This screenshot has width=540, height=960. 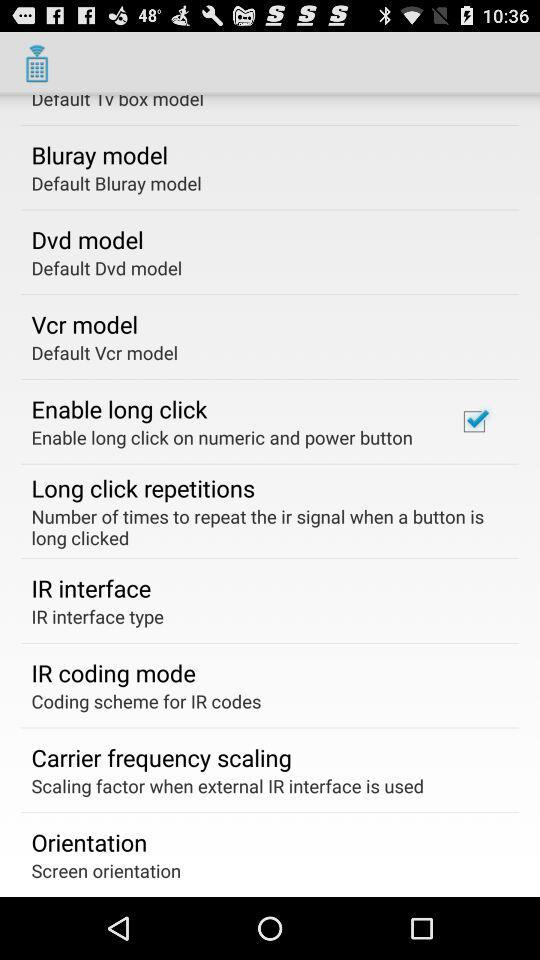 I want to click on checkbox on the right, so click(x=473, y=421).